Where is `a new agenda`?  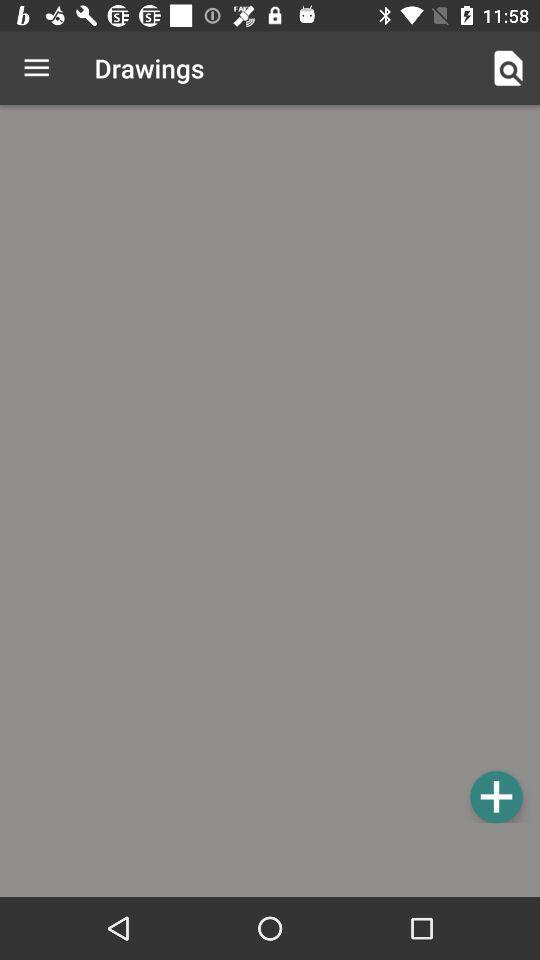 a new agenda is located at coordinates (270, 467).